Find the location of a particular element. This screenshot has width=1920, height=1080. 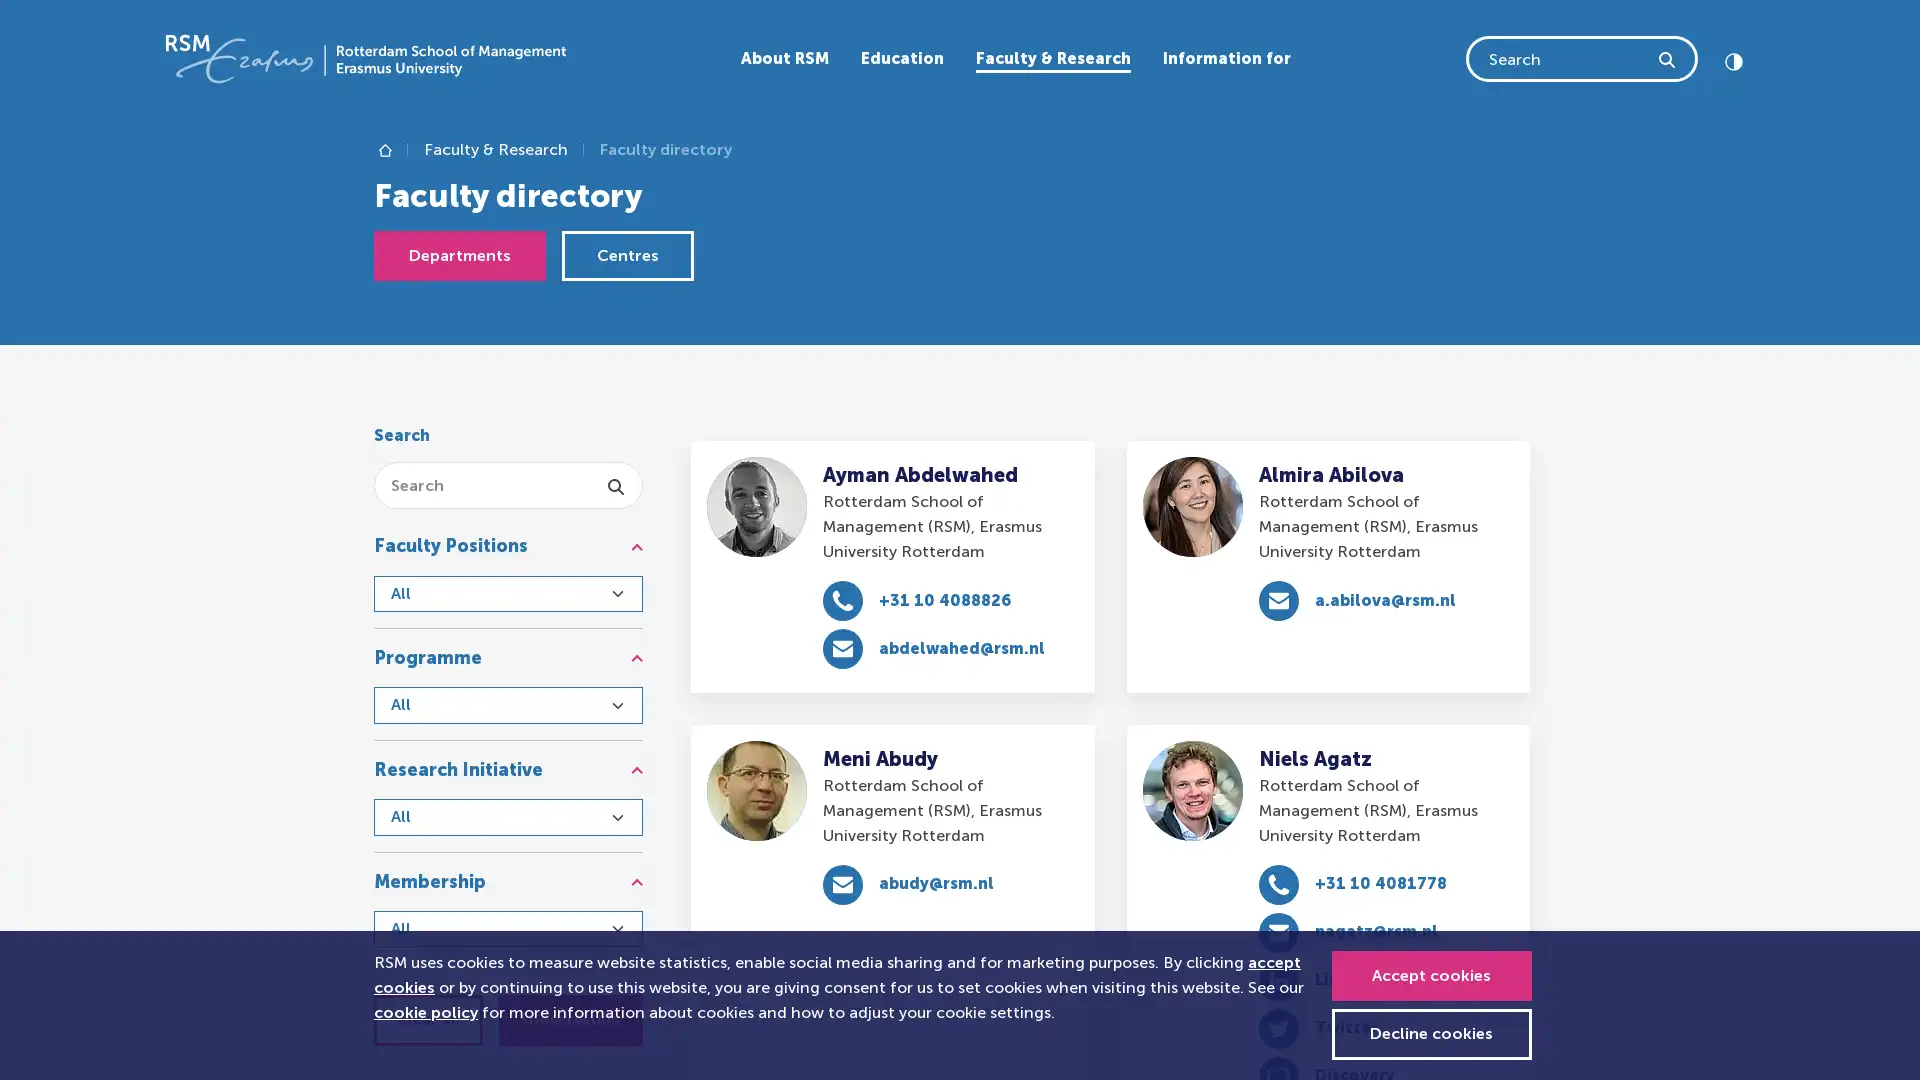

Programme is located at coordinates (508, 658).